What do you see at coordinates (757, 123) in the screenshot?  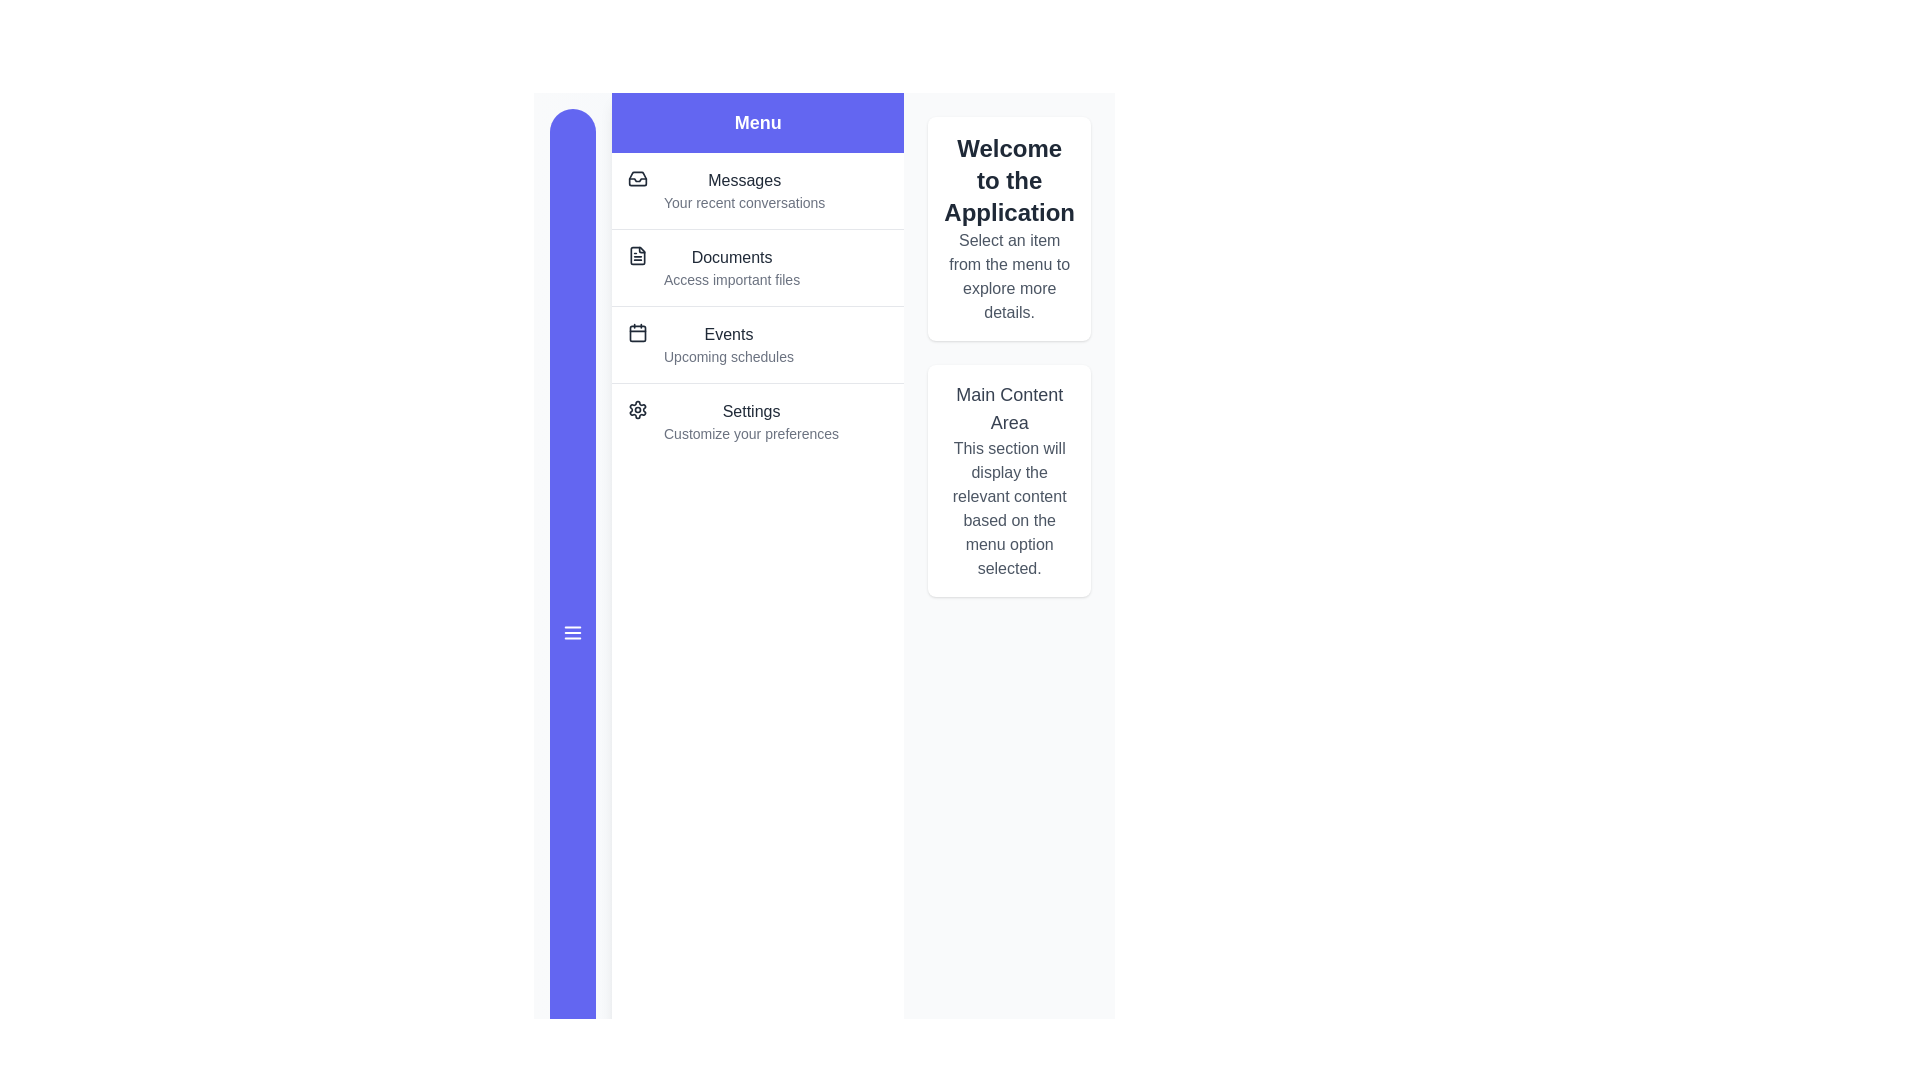 I see `the header of the drawer menu` at bounding box center [757, 123].